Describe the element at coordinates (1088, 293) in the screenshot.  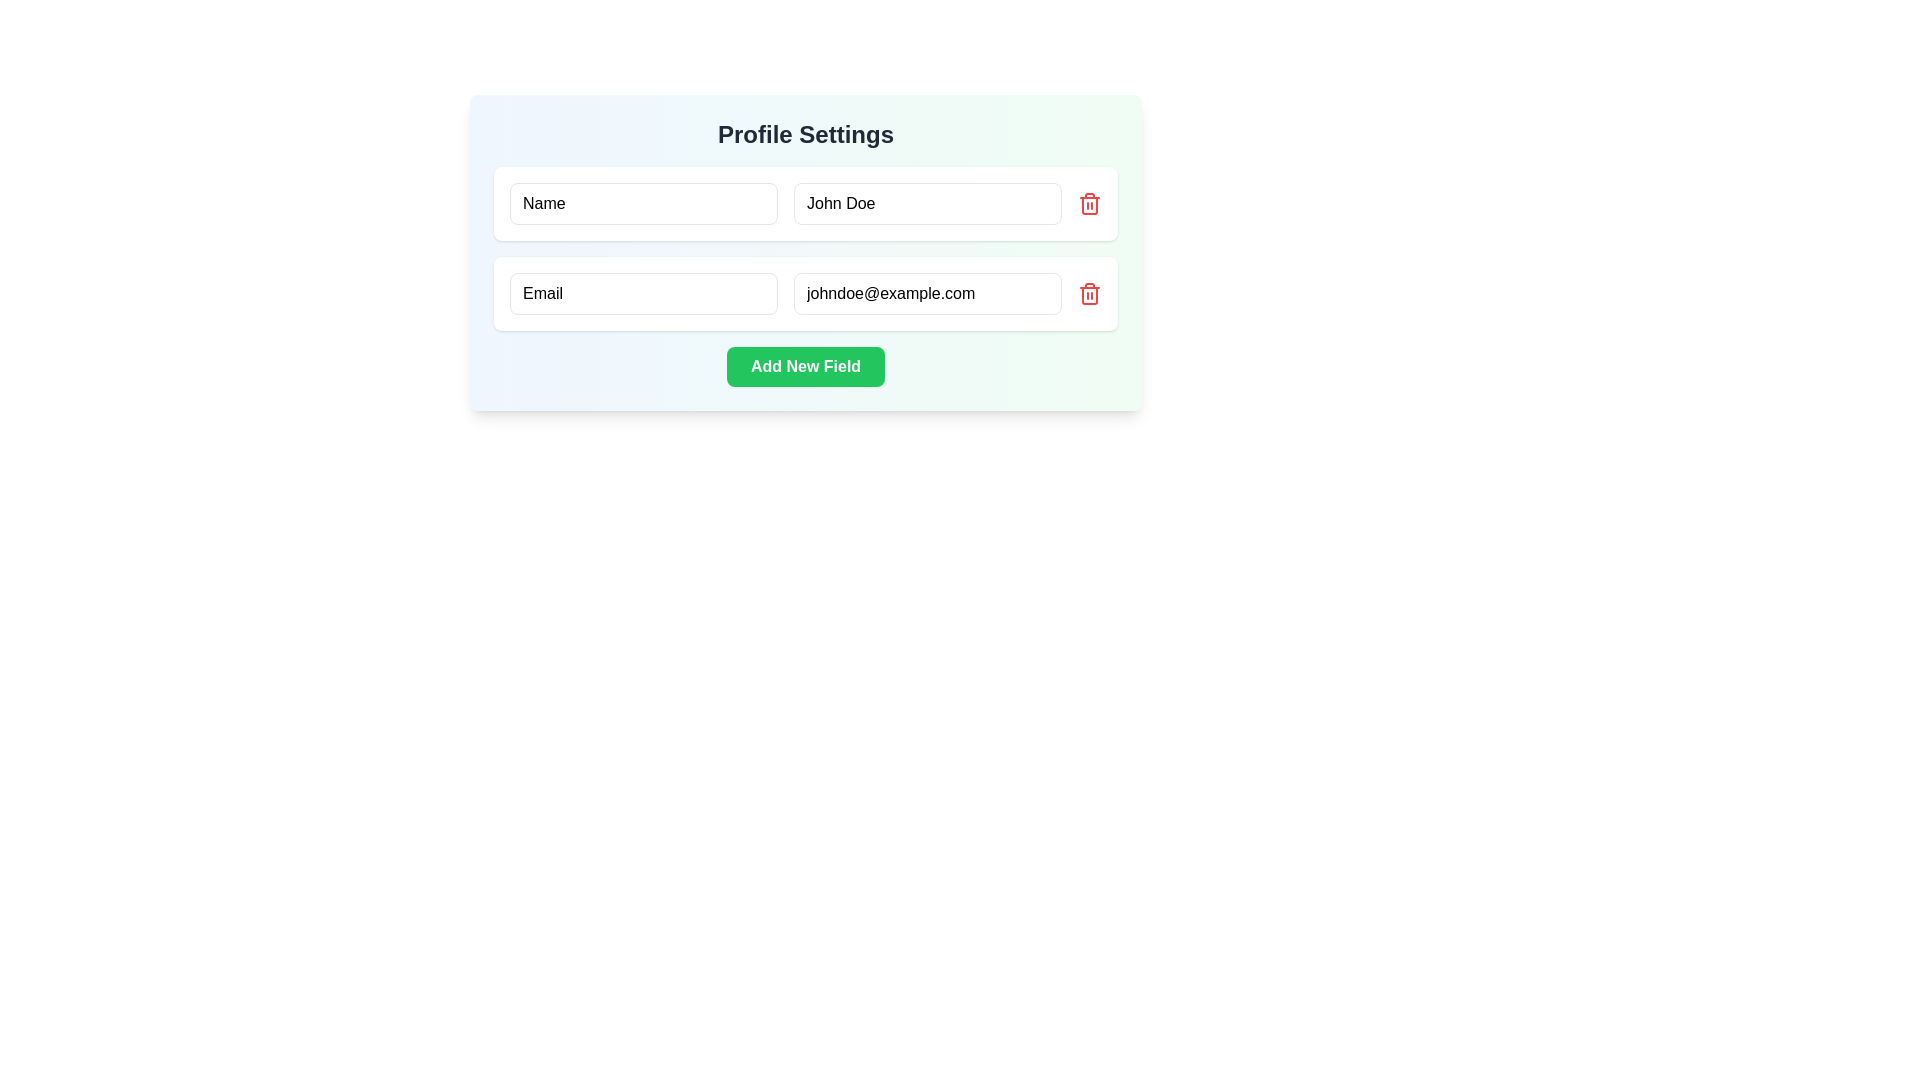
I see `the trash icon button styled as a red bin, located to the right of the email input field containing 'johndoe@example.com'` at that location.